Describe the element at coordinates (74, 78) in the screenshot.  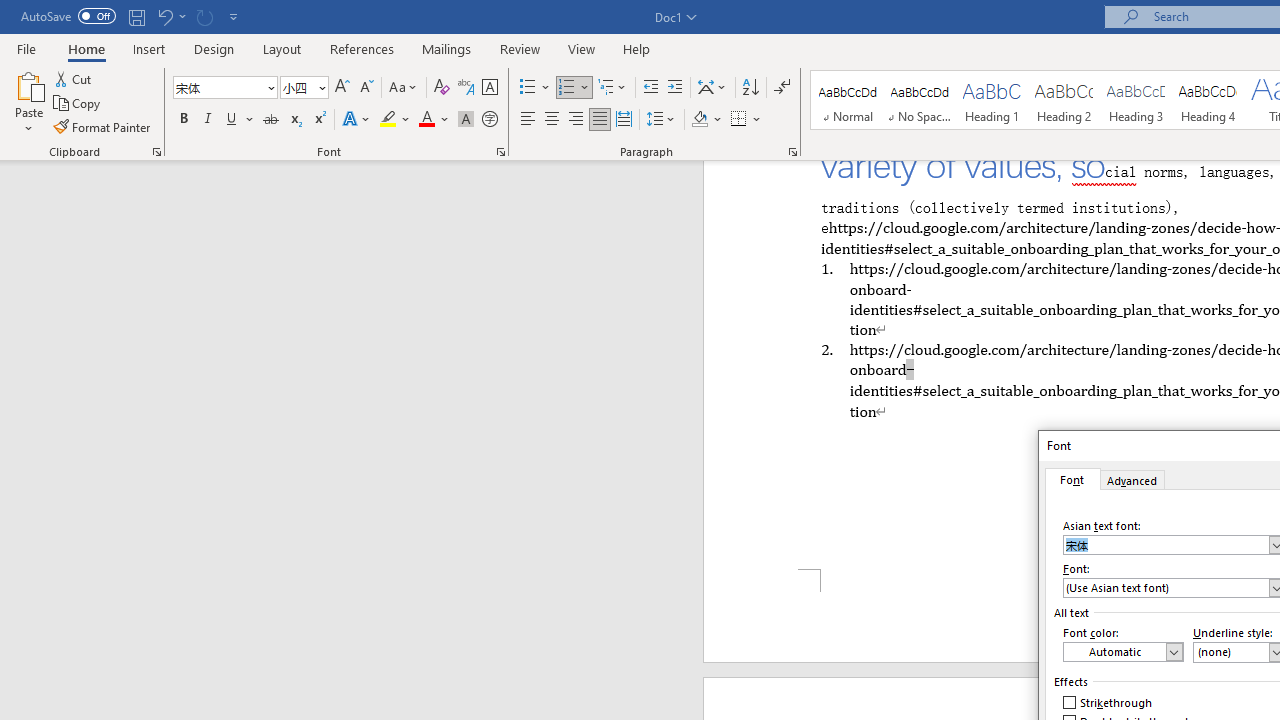
I see `'Cut'` at that location.